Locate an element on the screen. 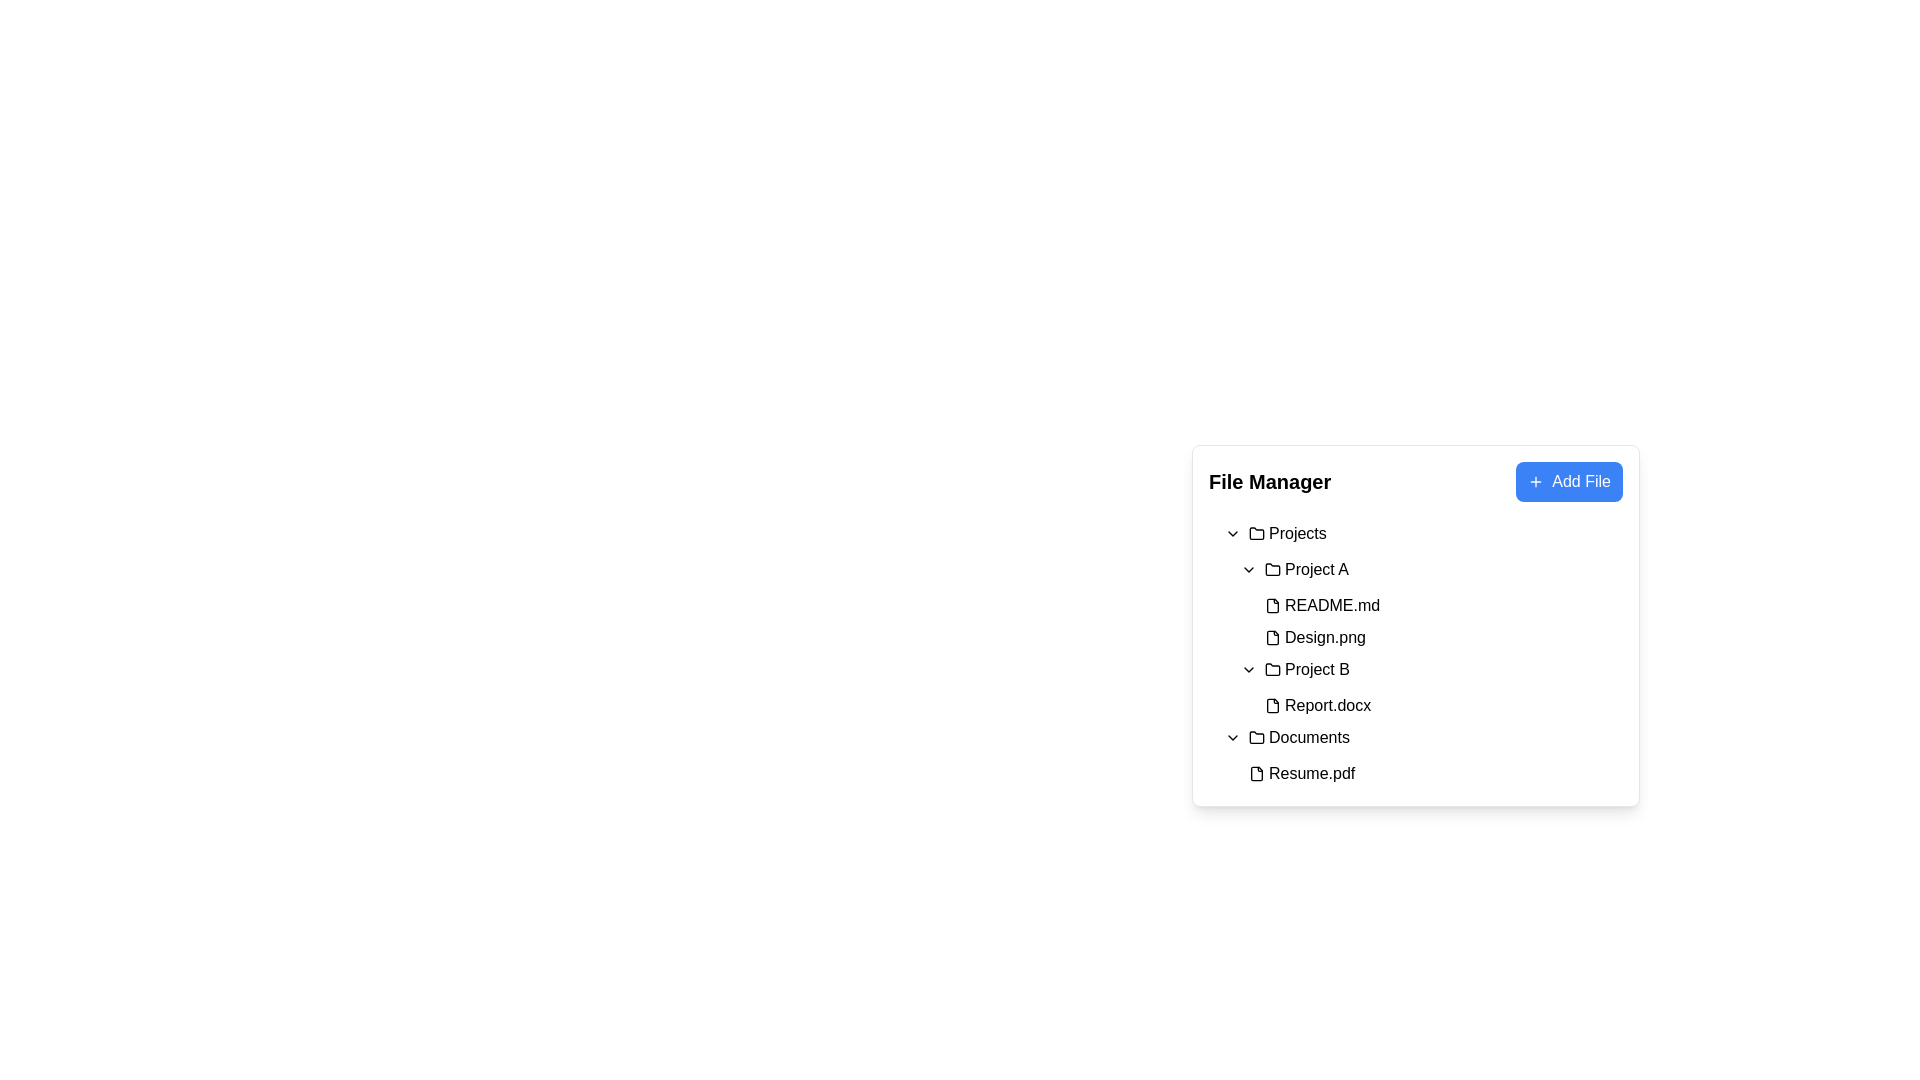 This screenshot has height=1080, width=1920. the file entry named 'Design.png' with a document icon in the 'Projects' section of the hierarchical file manager is located at coordinates (1315, 637).